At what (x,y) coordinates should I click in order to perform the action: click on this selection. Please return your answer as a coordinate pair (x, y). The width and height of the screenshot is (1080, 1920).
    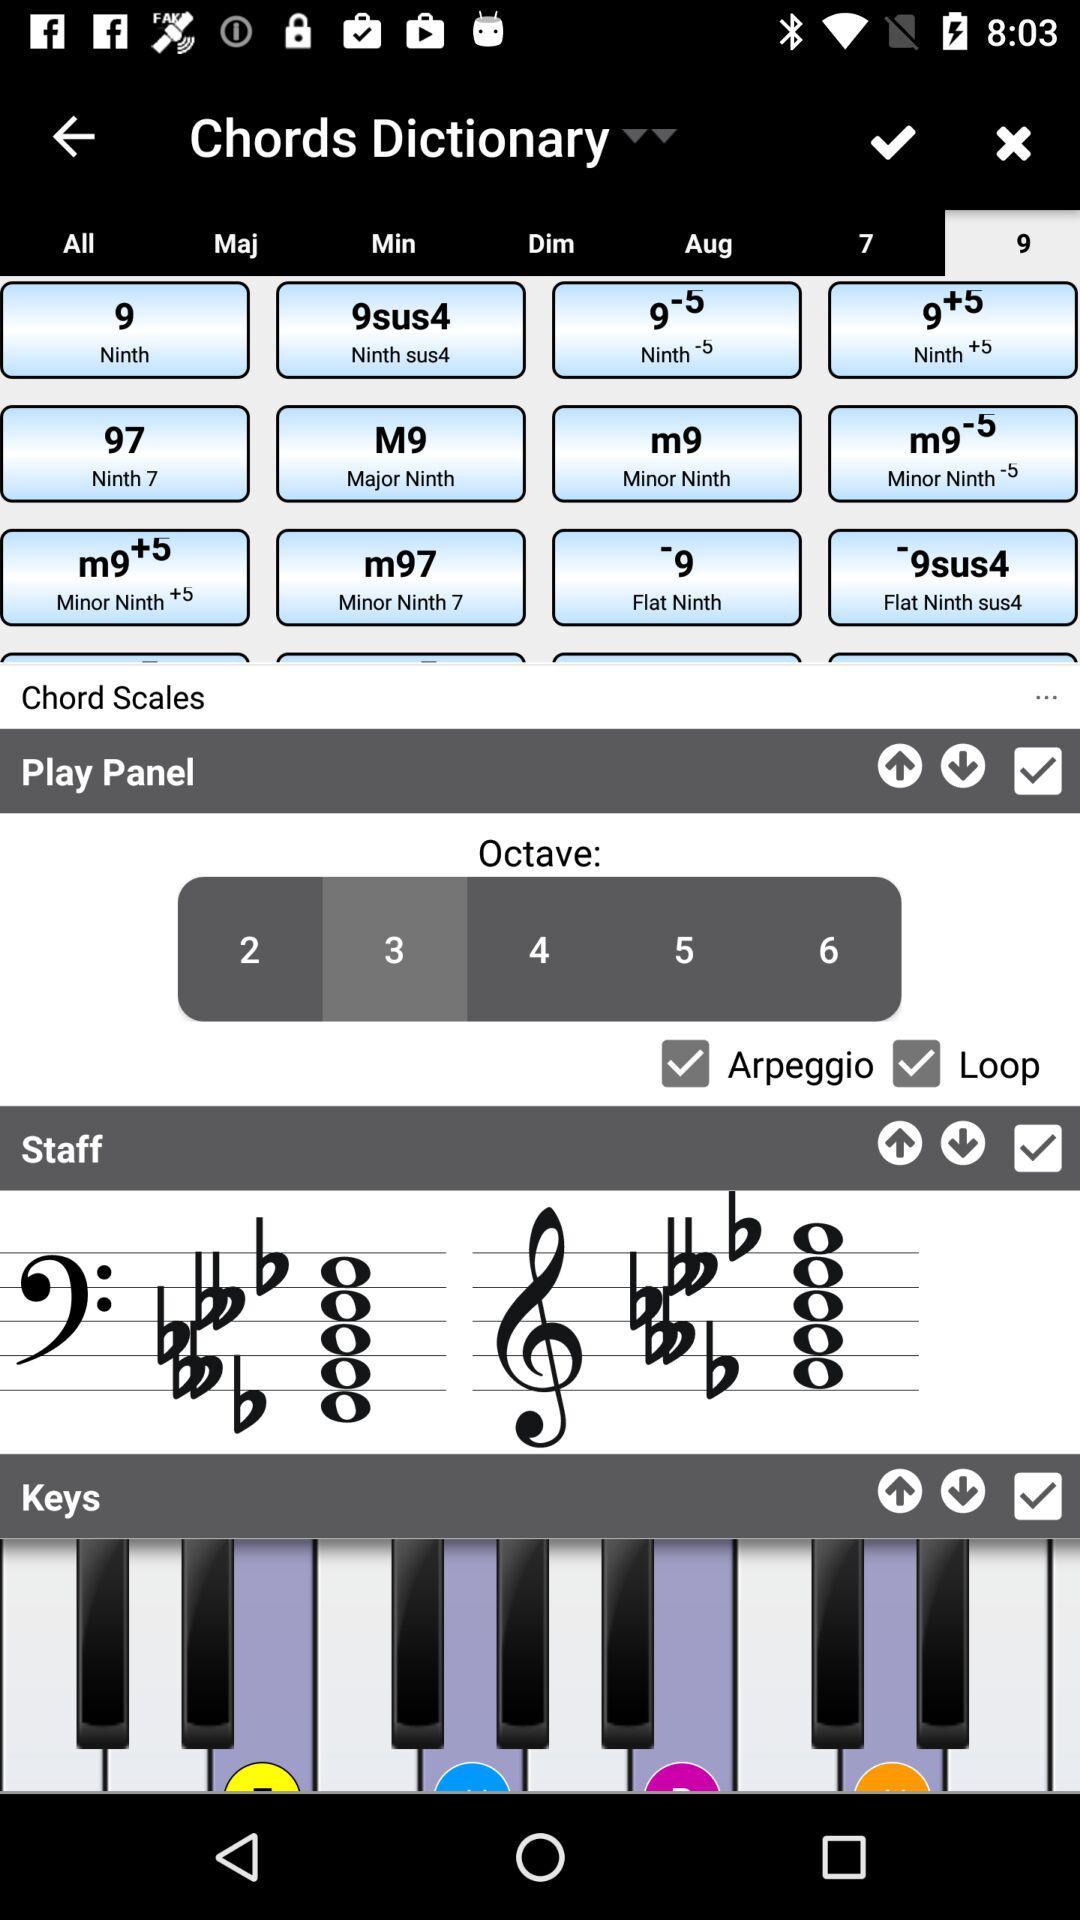
    Looking at the image, I should click on (1036, 1496).